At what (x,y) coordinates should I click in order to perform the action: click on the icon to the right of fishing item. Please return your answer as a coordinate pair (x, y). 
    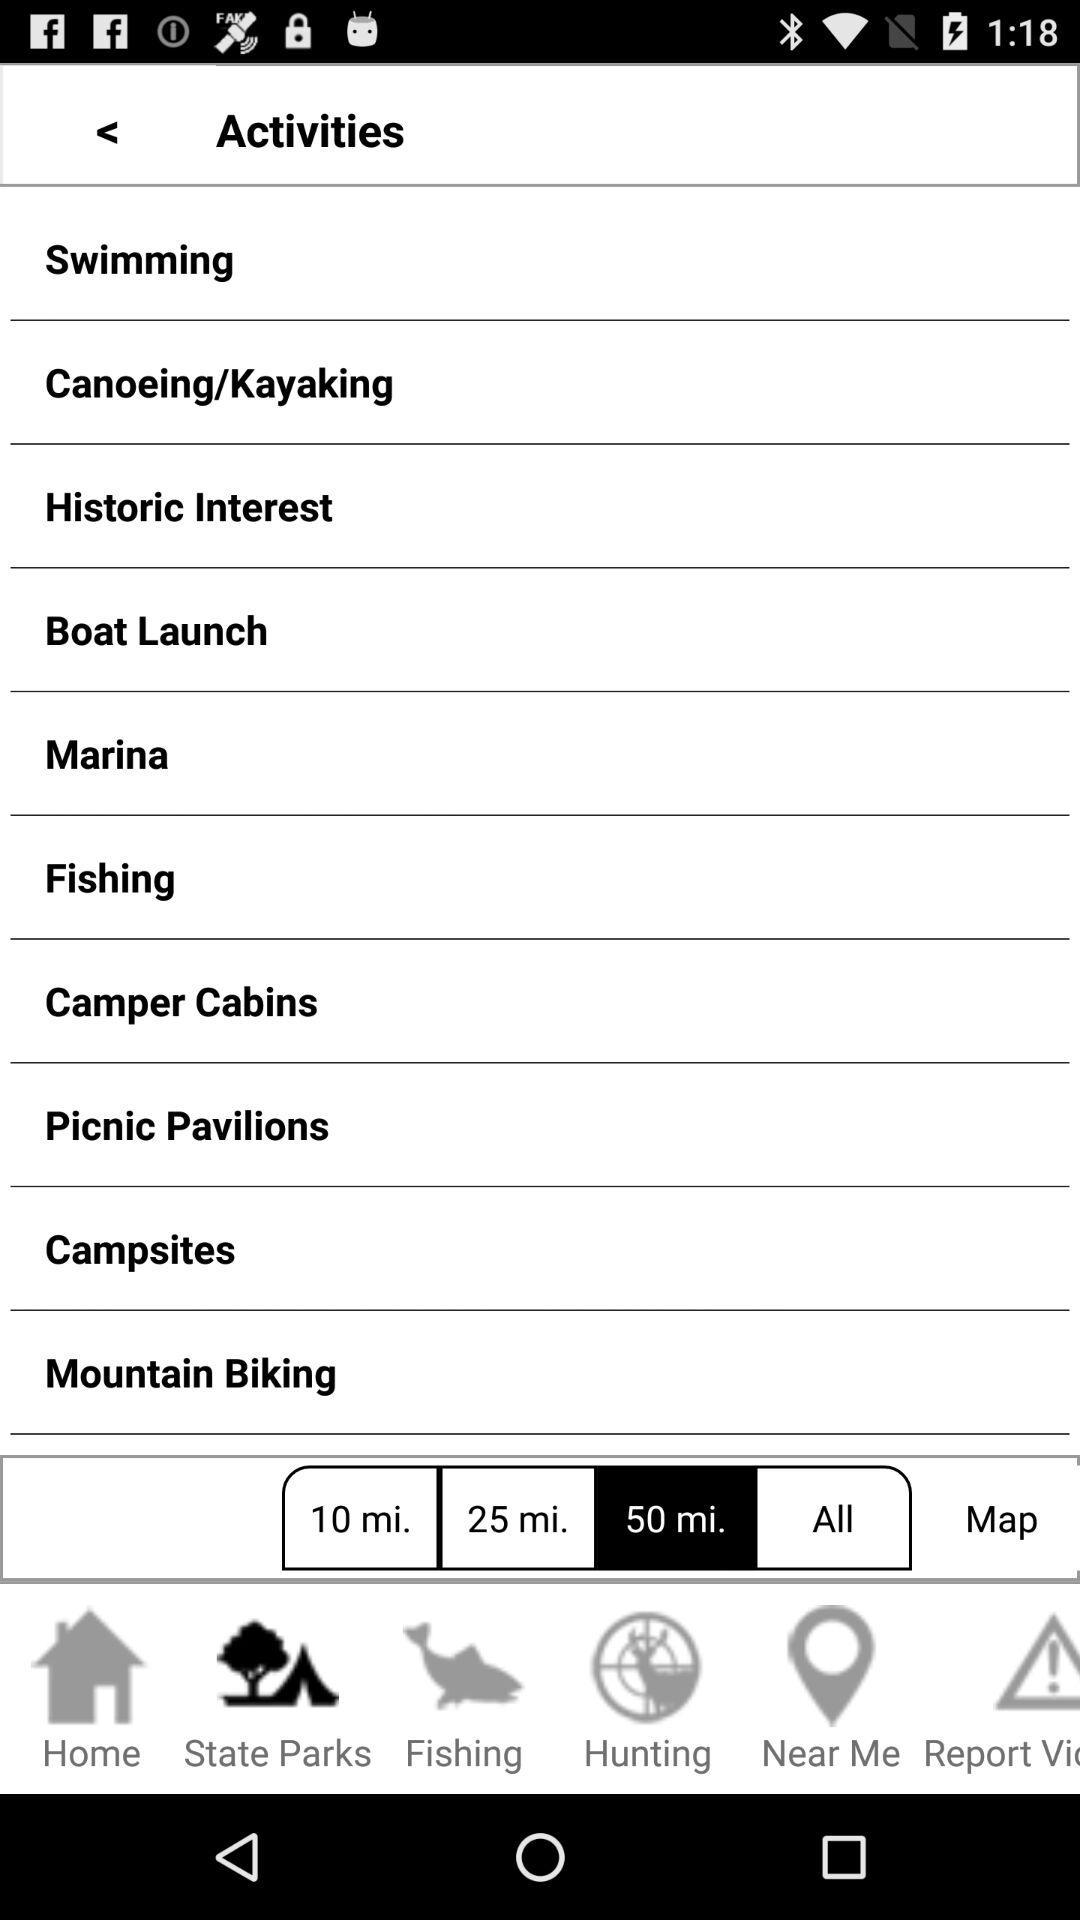
    Looking at the image, I should click on (647, 1689).